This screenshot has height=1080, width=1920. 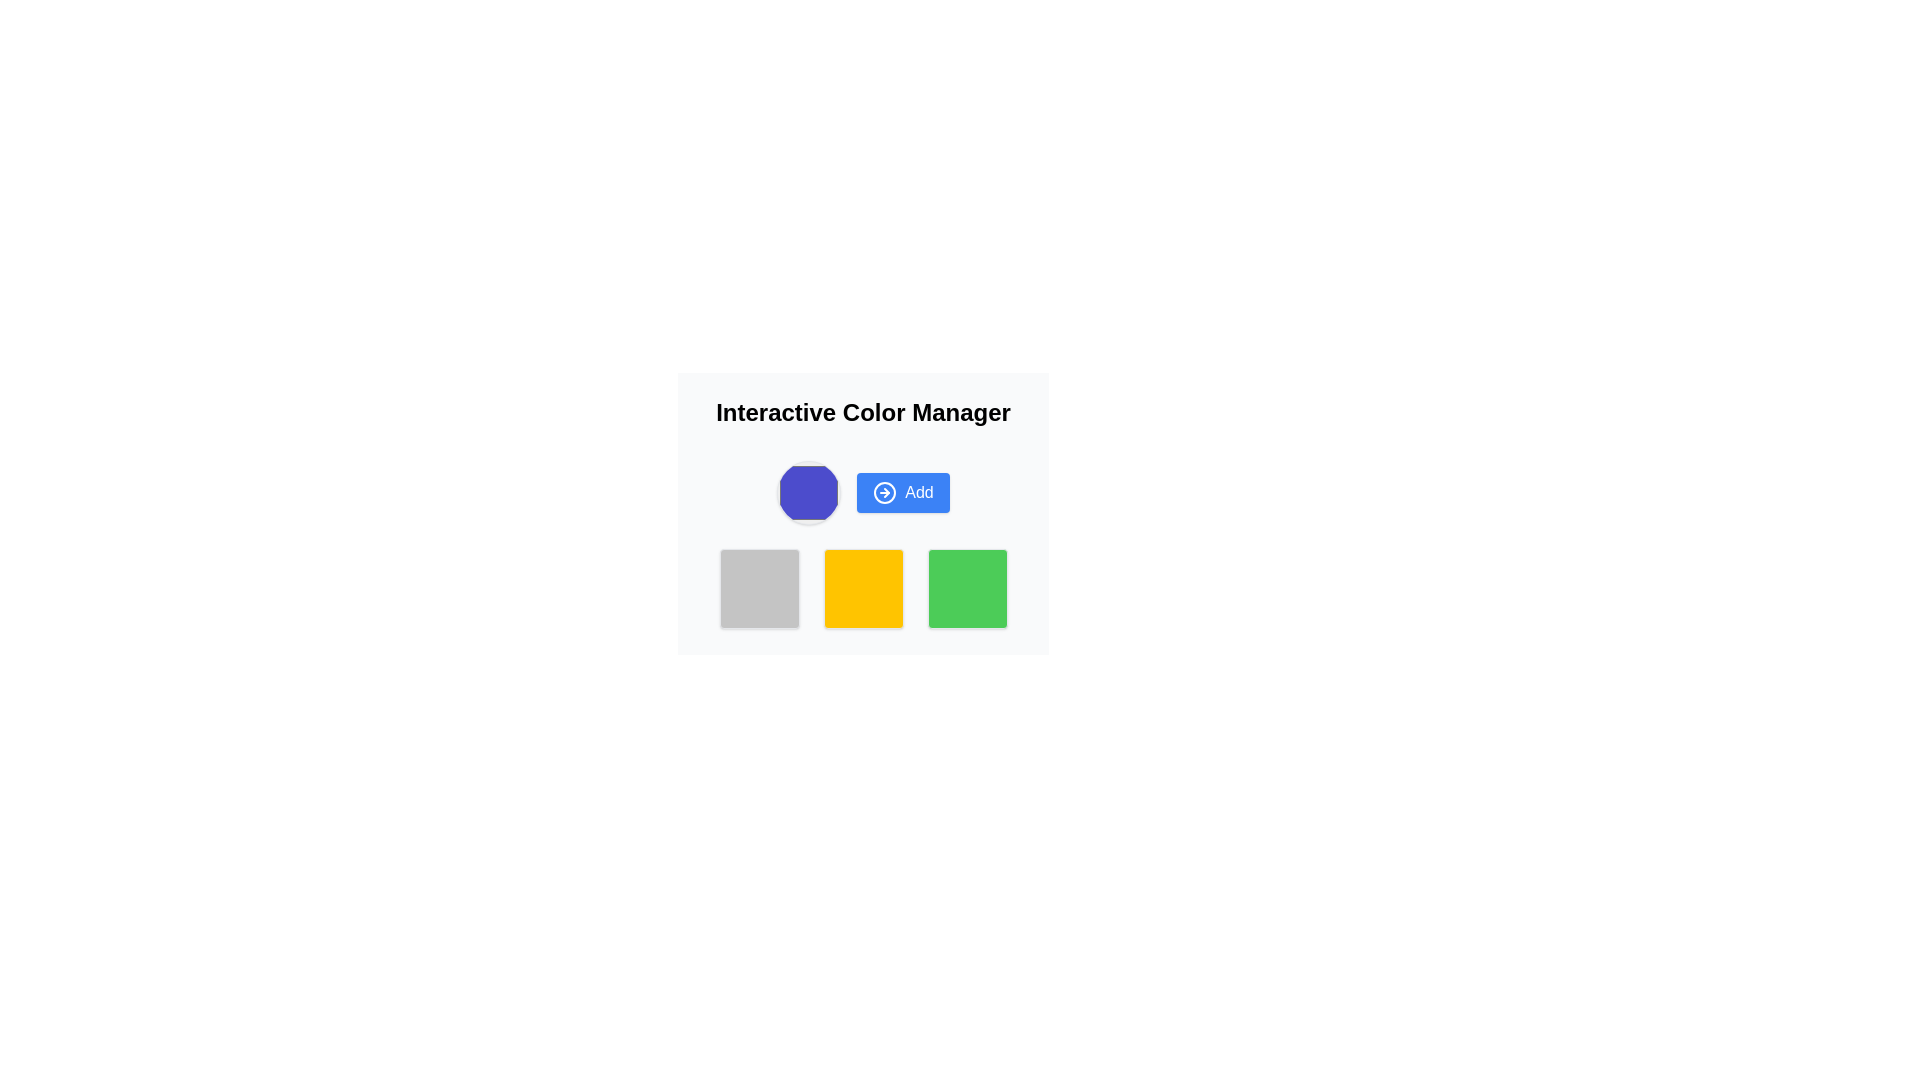 I want to click on the button below the title 'Interactive Color Manager', next to a purple octagonal shape, so click(x=863, y=500).